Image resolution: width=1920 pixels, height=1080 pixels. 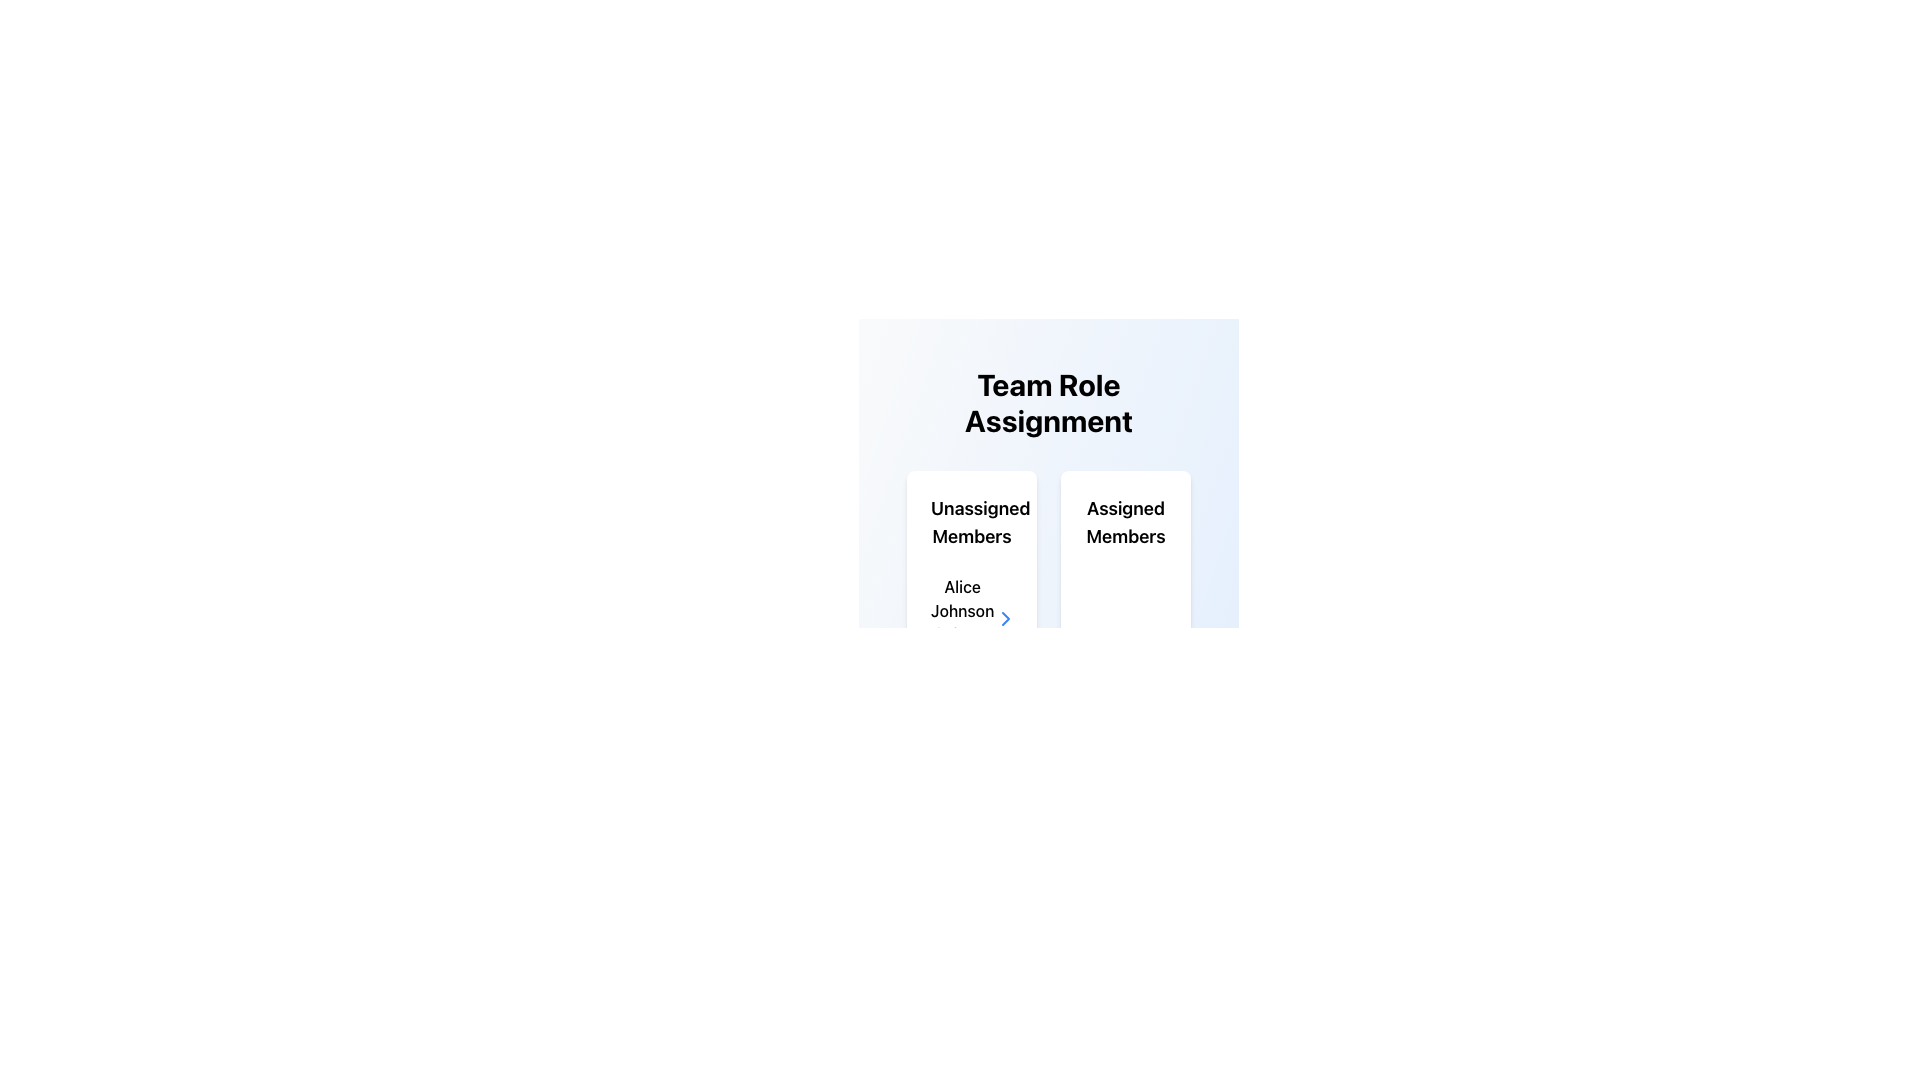 What do you see at coordinates (962, 597) in the screenshot?
I see `the Text Display element which serves as a visual identifier for a team member, located above the 'Software Engineer' text in the 'Unassigned Members' section` at bounding box center [962, 597].